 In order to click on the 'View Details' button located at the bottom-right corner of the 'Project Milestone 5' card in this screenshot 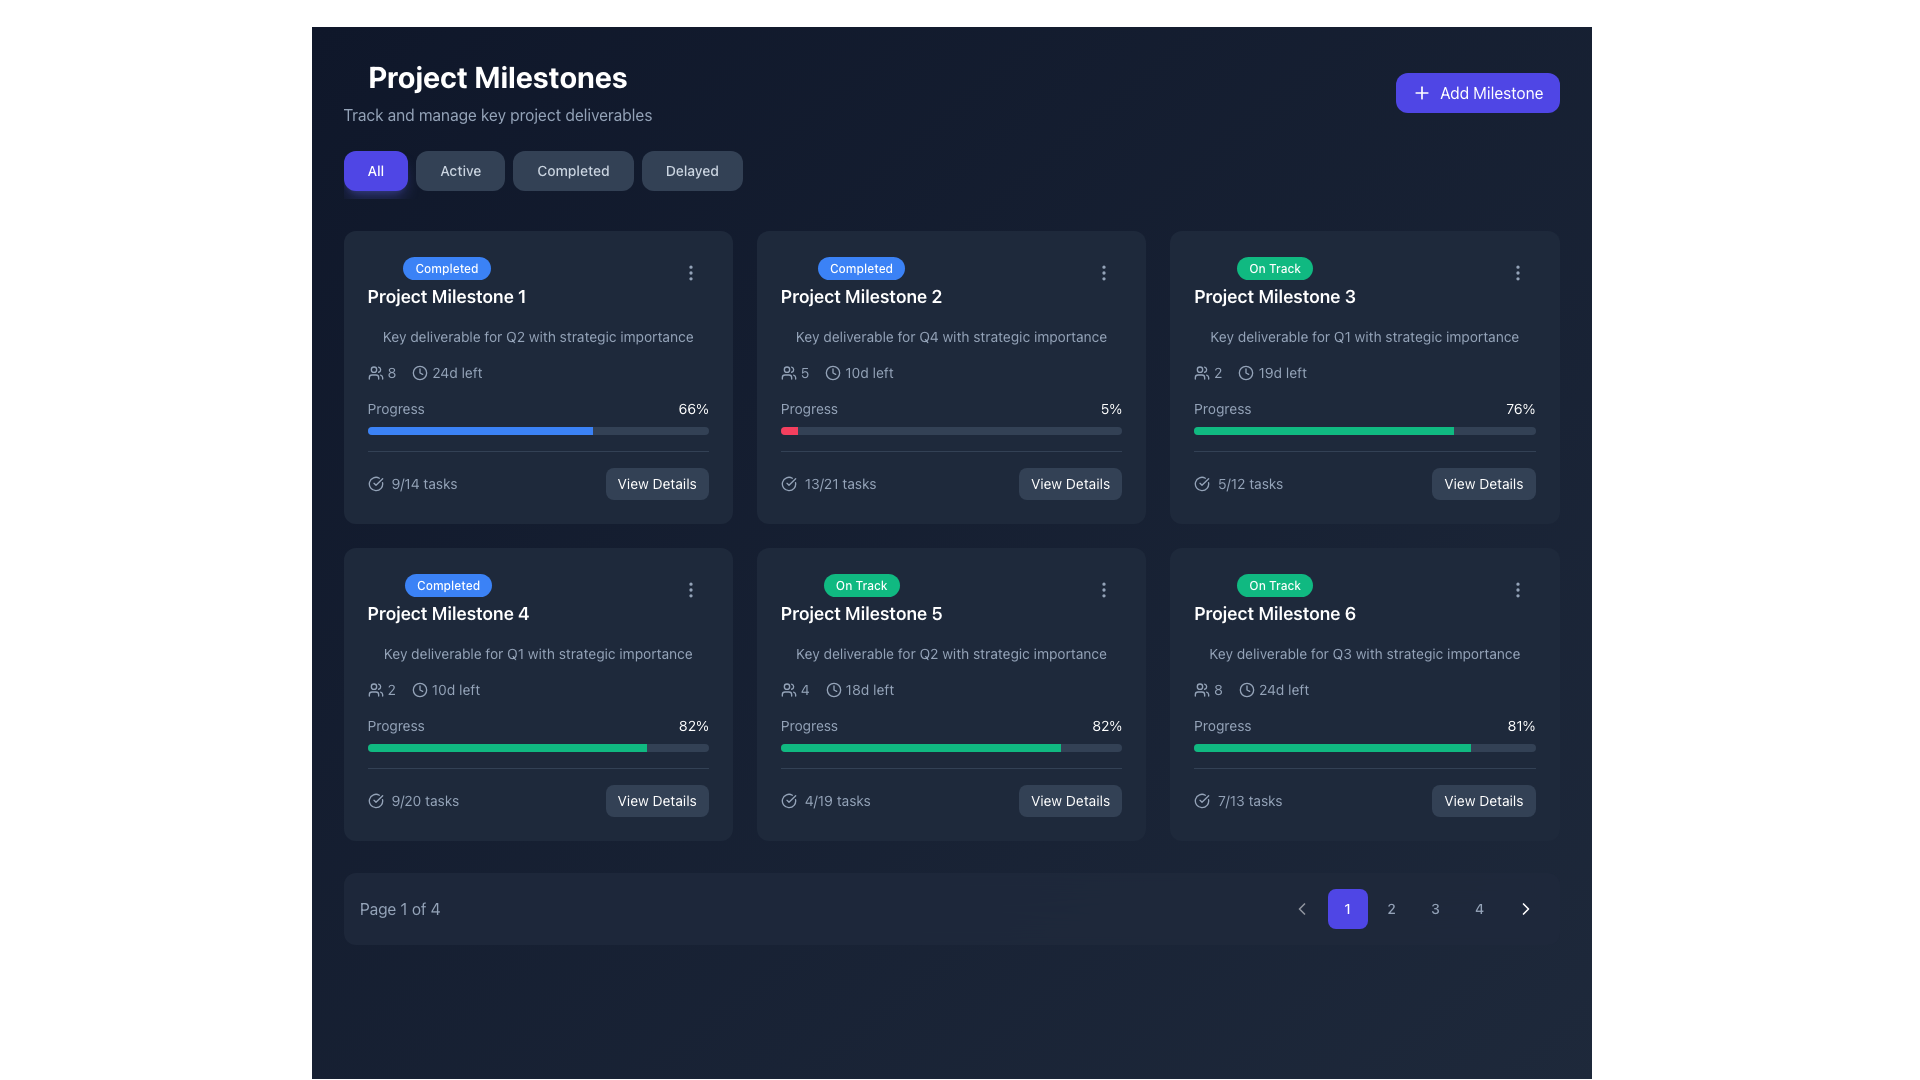, I will do `click(1069, 800)`.